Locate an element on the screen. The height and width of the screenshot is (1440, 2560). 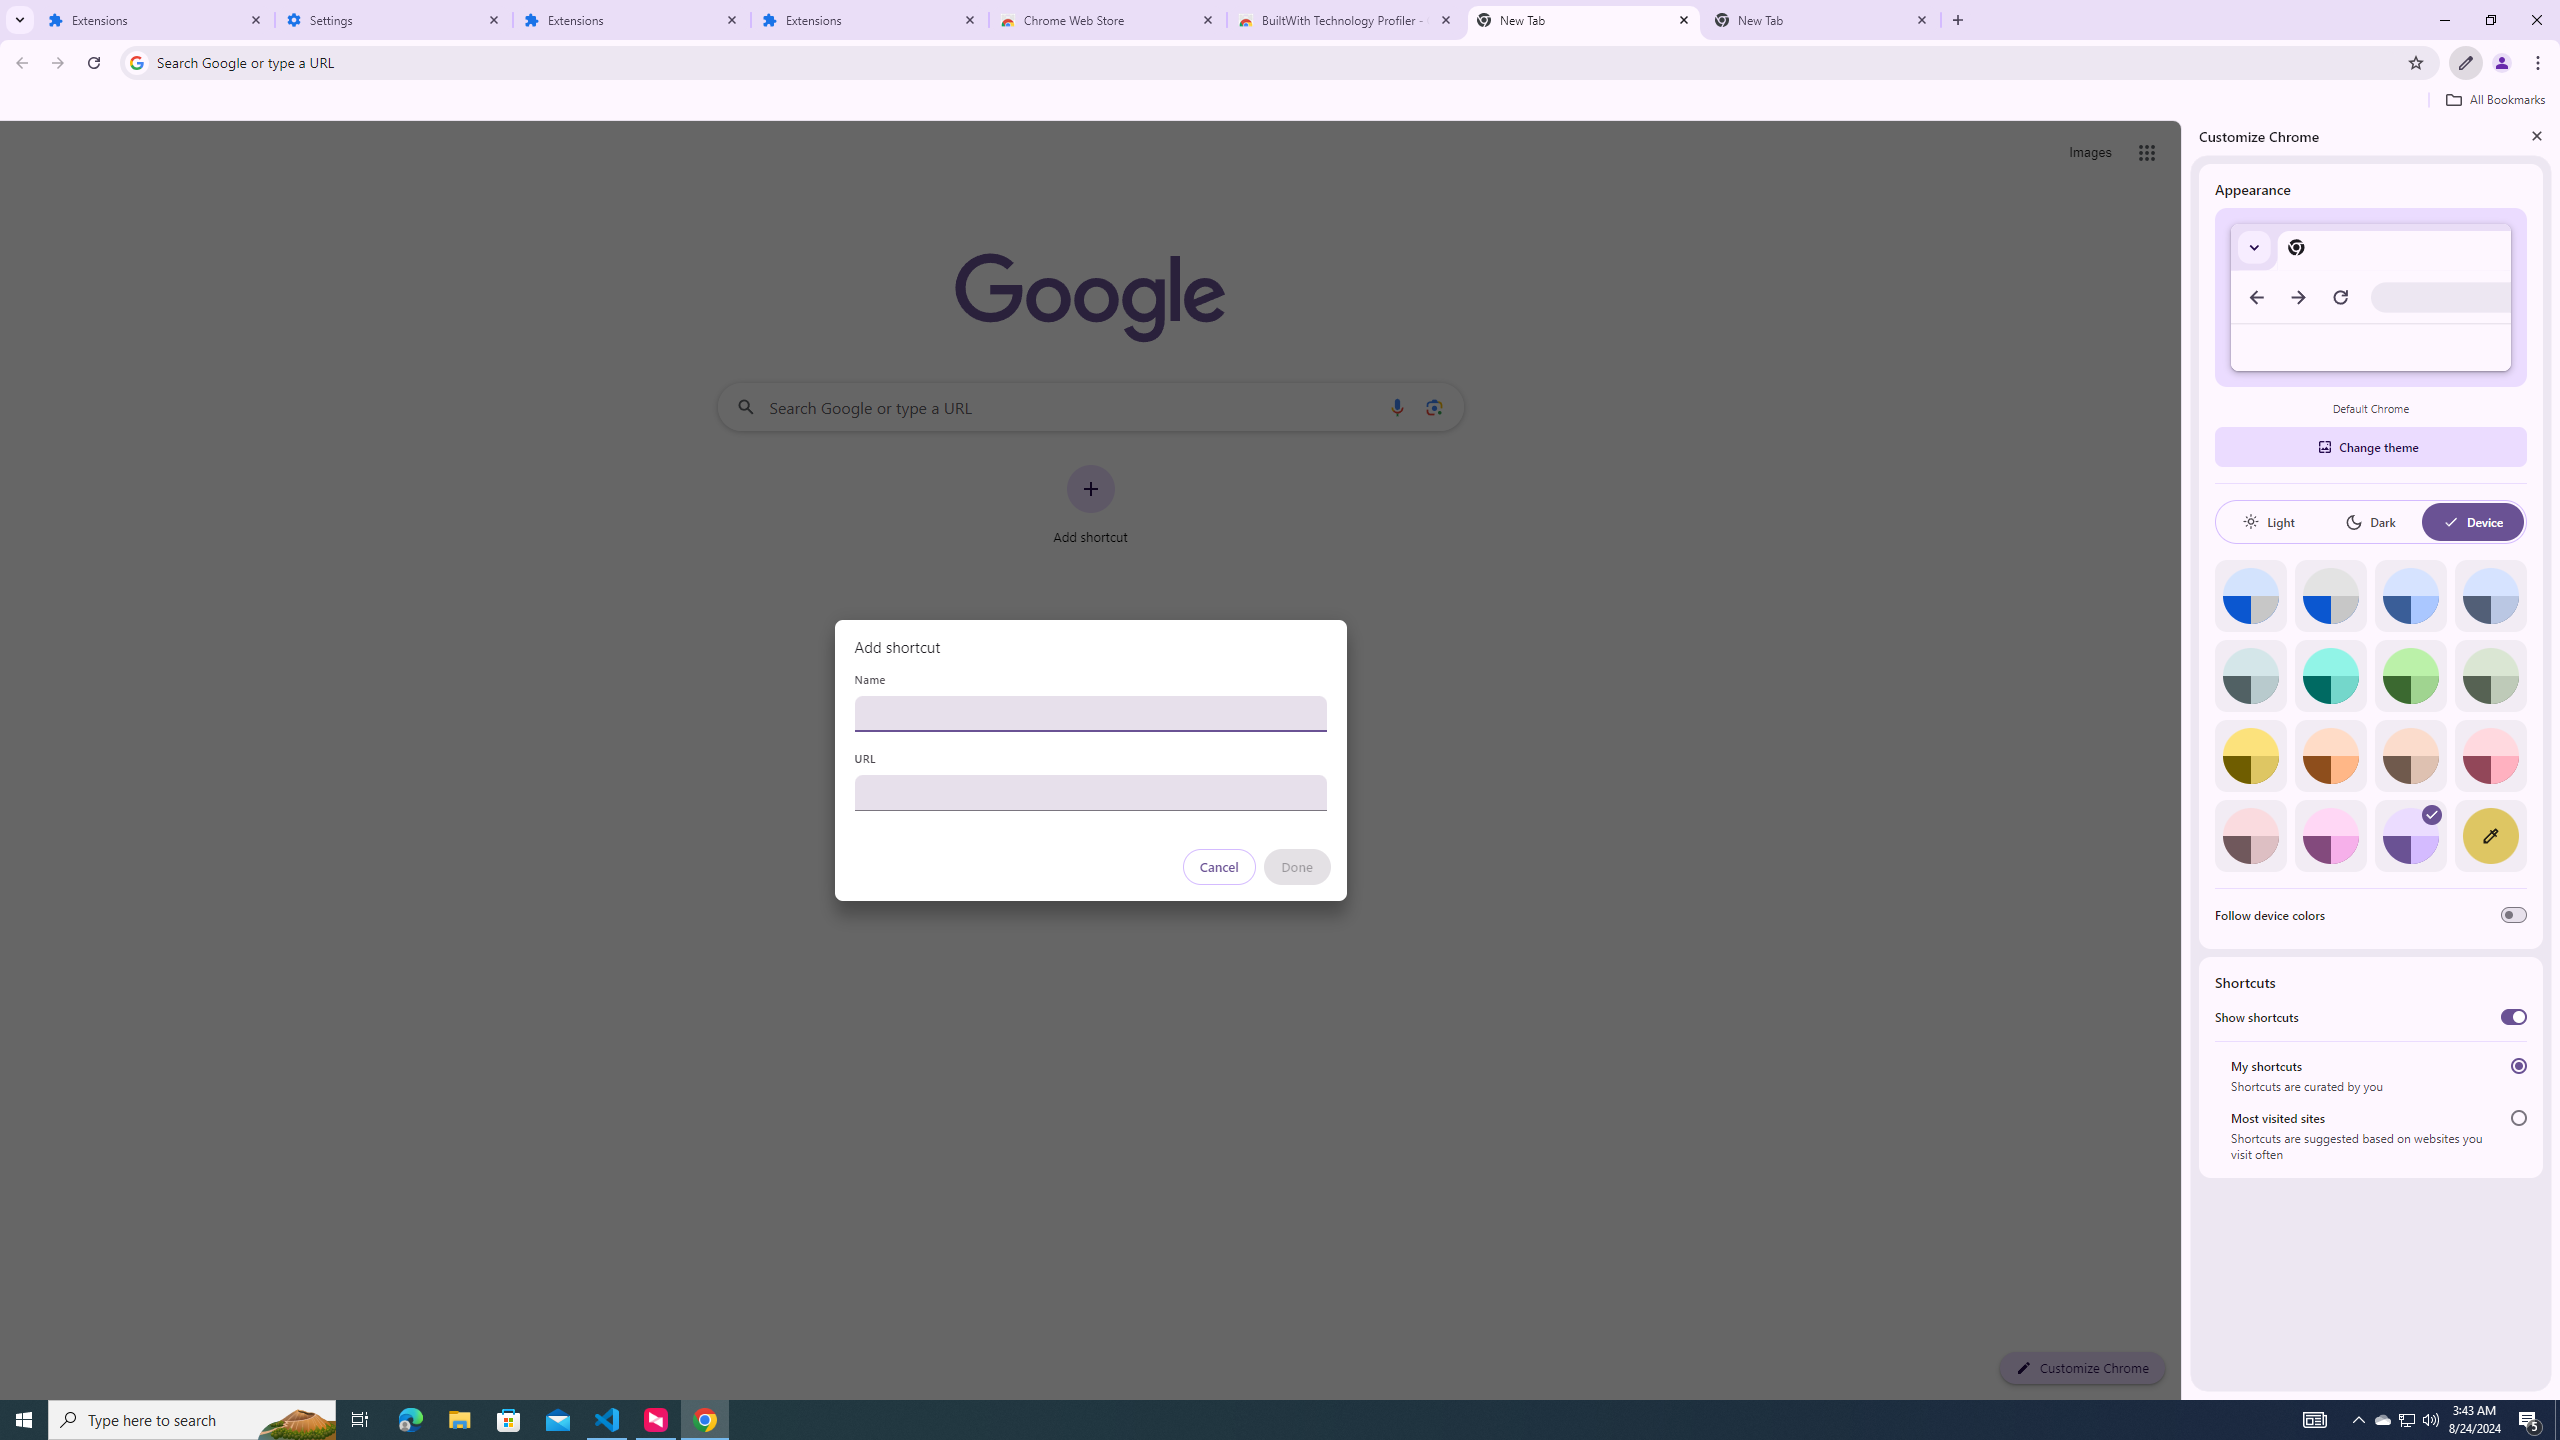
'URL' is located at coordinates (1089, 792).